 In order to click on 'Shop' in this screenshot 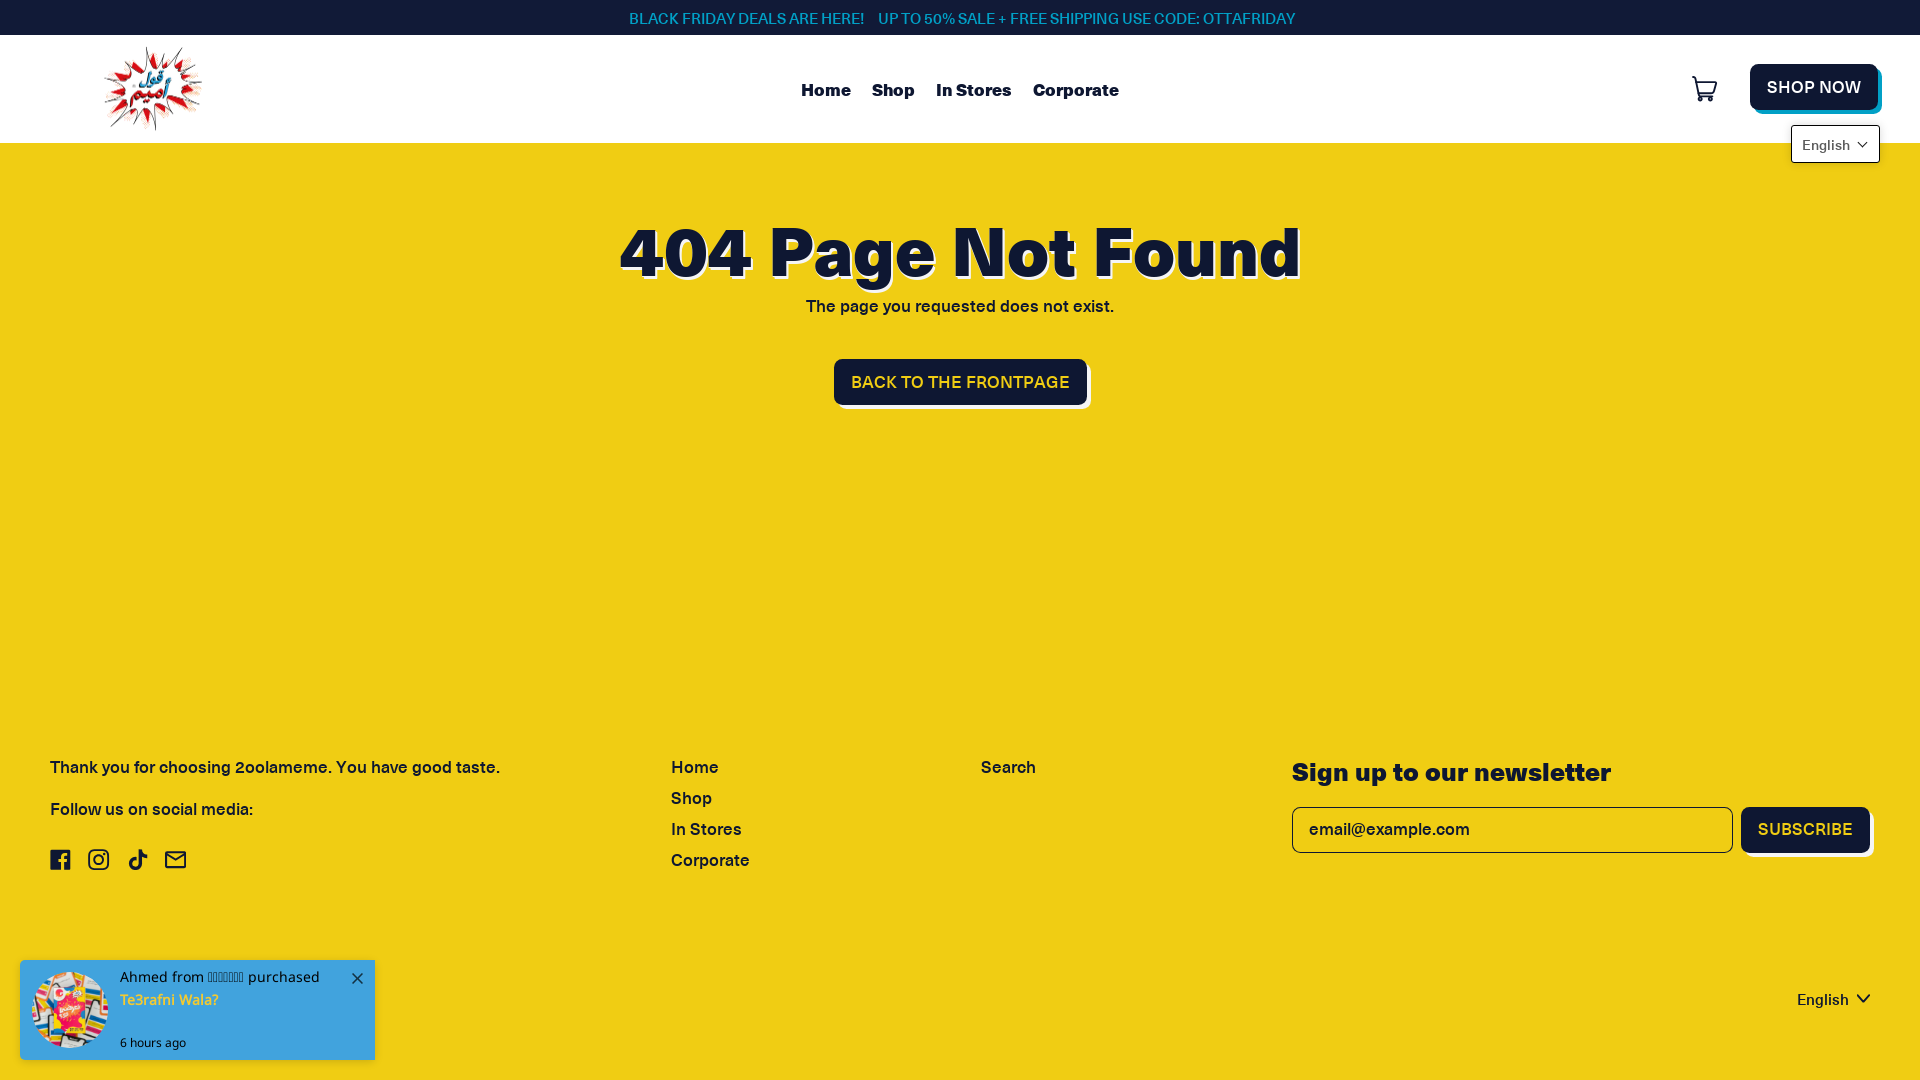, I will do `click(891, 87)`.